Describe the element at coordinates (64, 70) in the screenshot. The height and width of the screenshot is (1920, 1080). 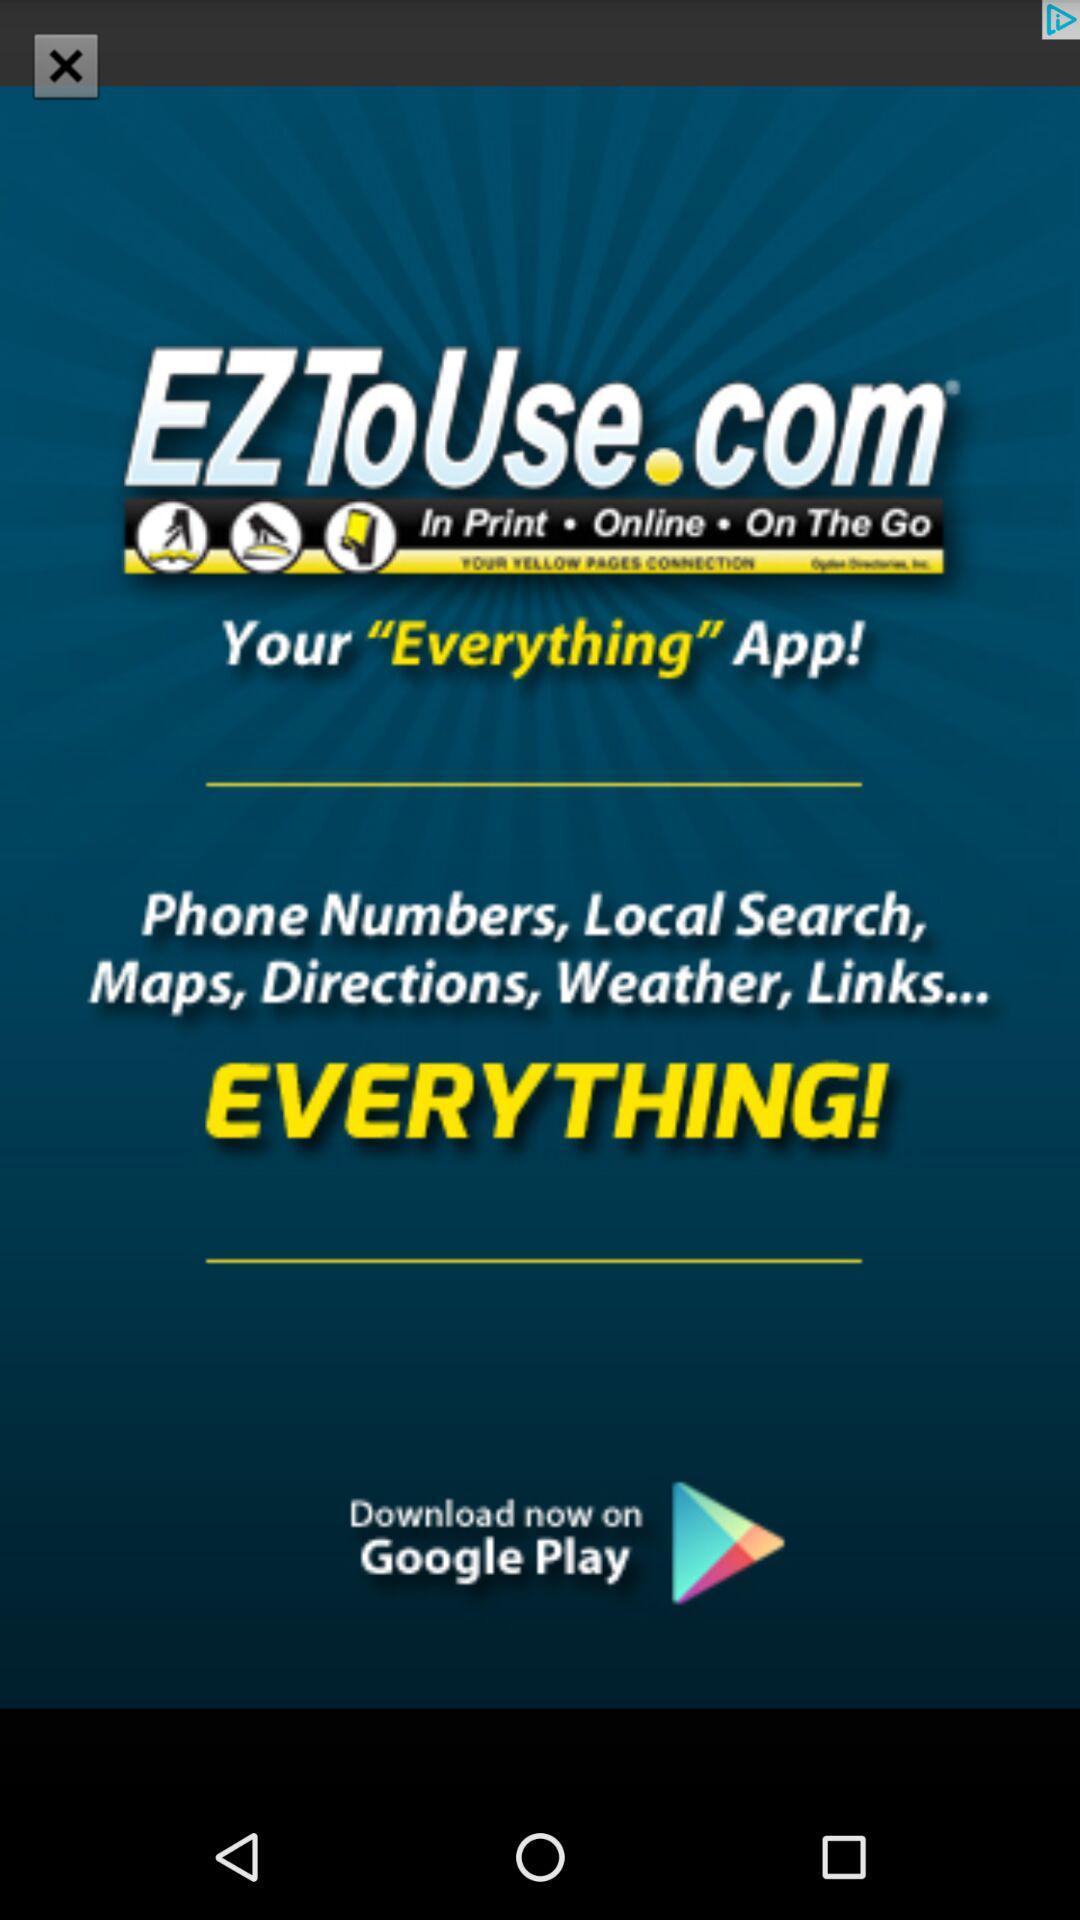
I see `the close icon` at that location.